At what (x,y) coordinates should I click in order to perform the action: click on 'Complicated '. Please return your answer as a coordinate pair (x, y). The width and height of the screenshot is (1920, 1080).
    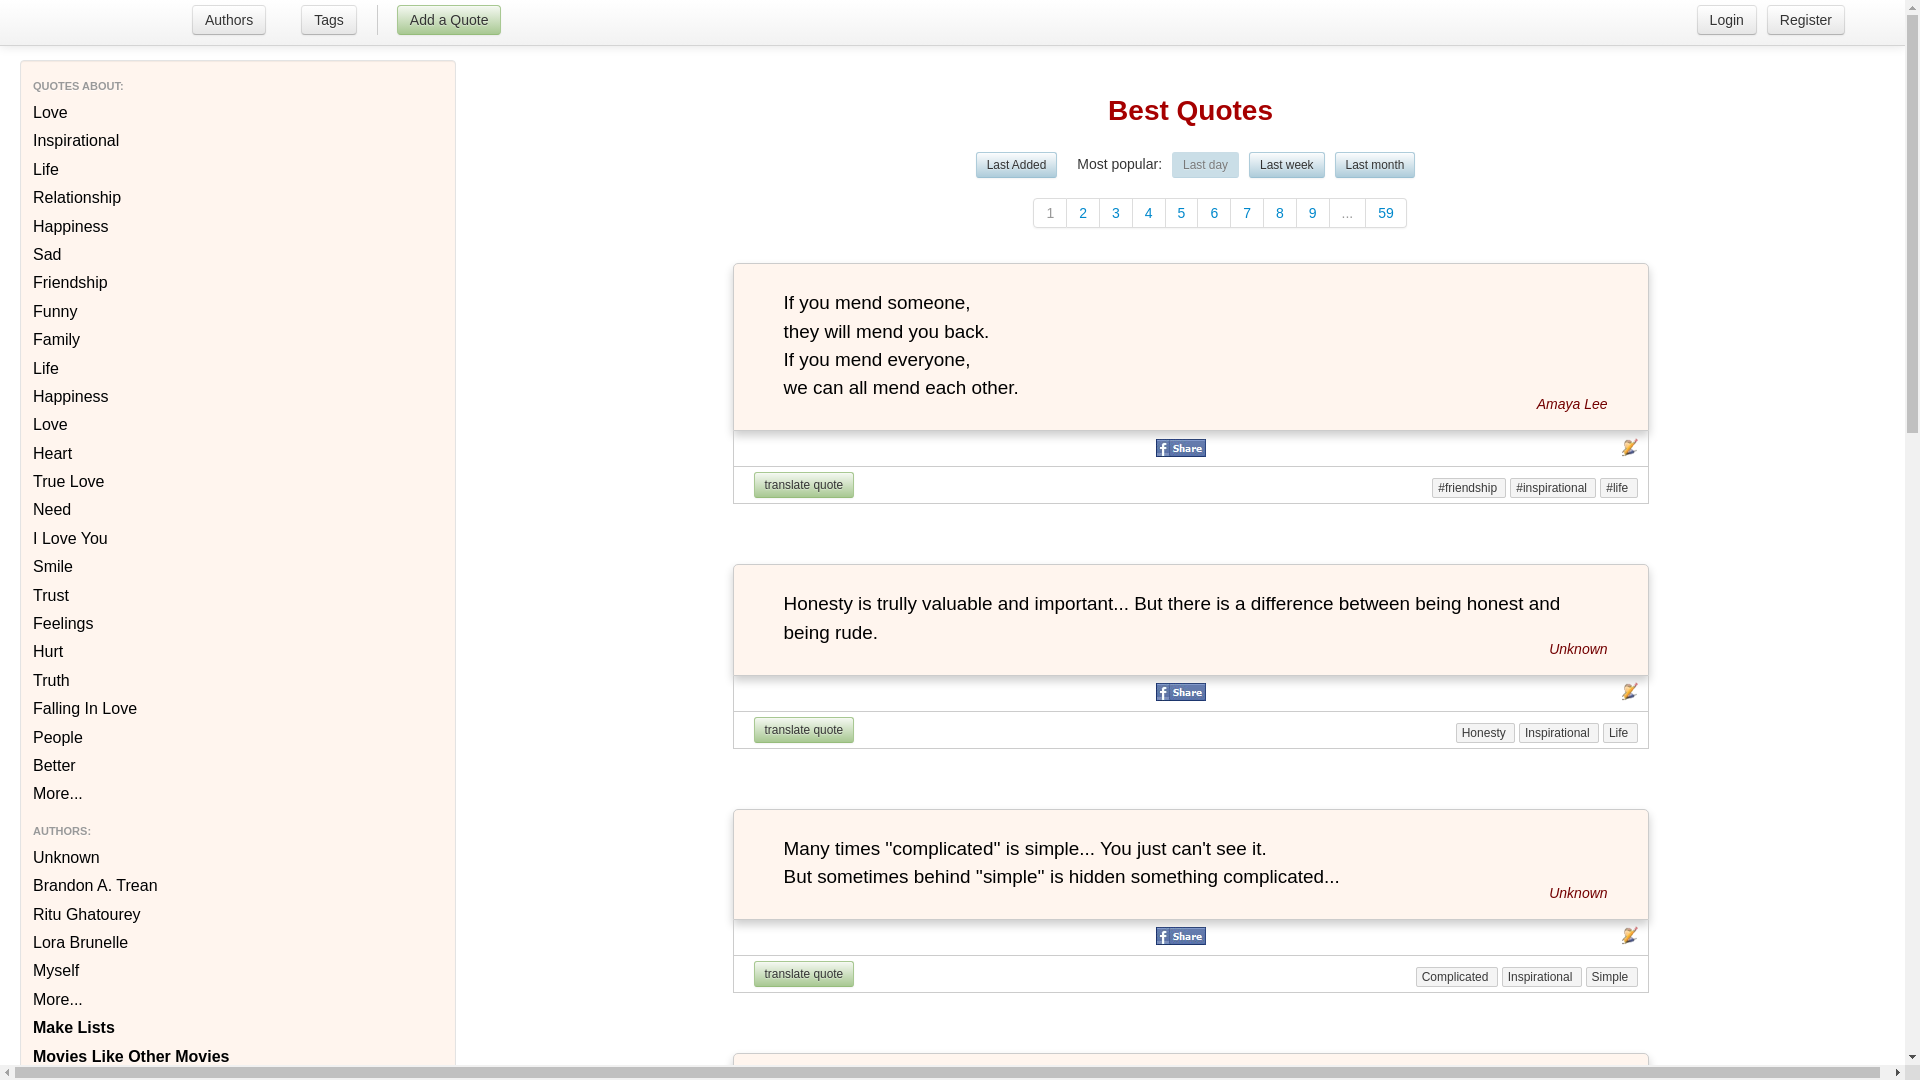
    Looking at the image, I should click on (1457, 975).